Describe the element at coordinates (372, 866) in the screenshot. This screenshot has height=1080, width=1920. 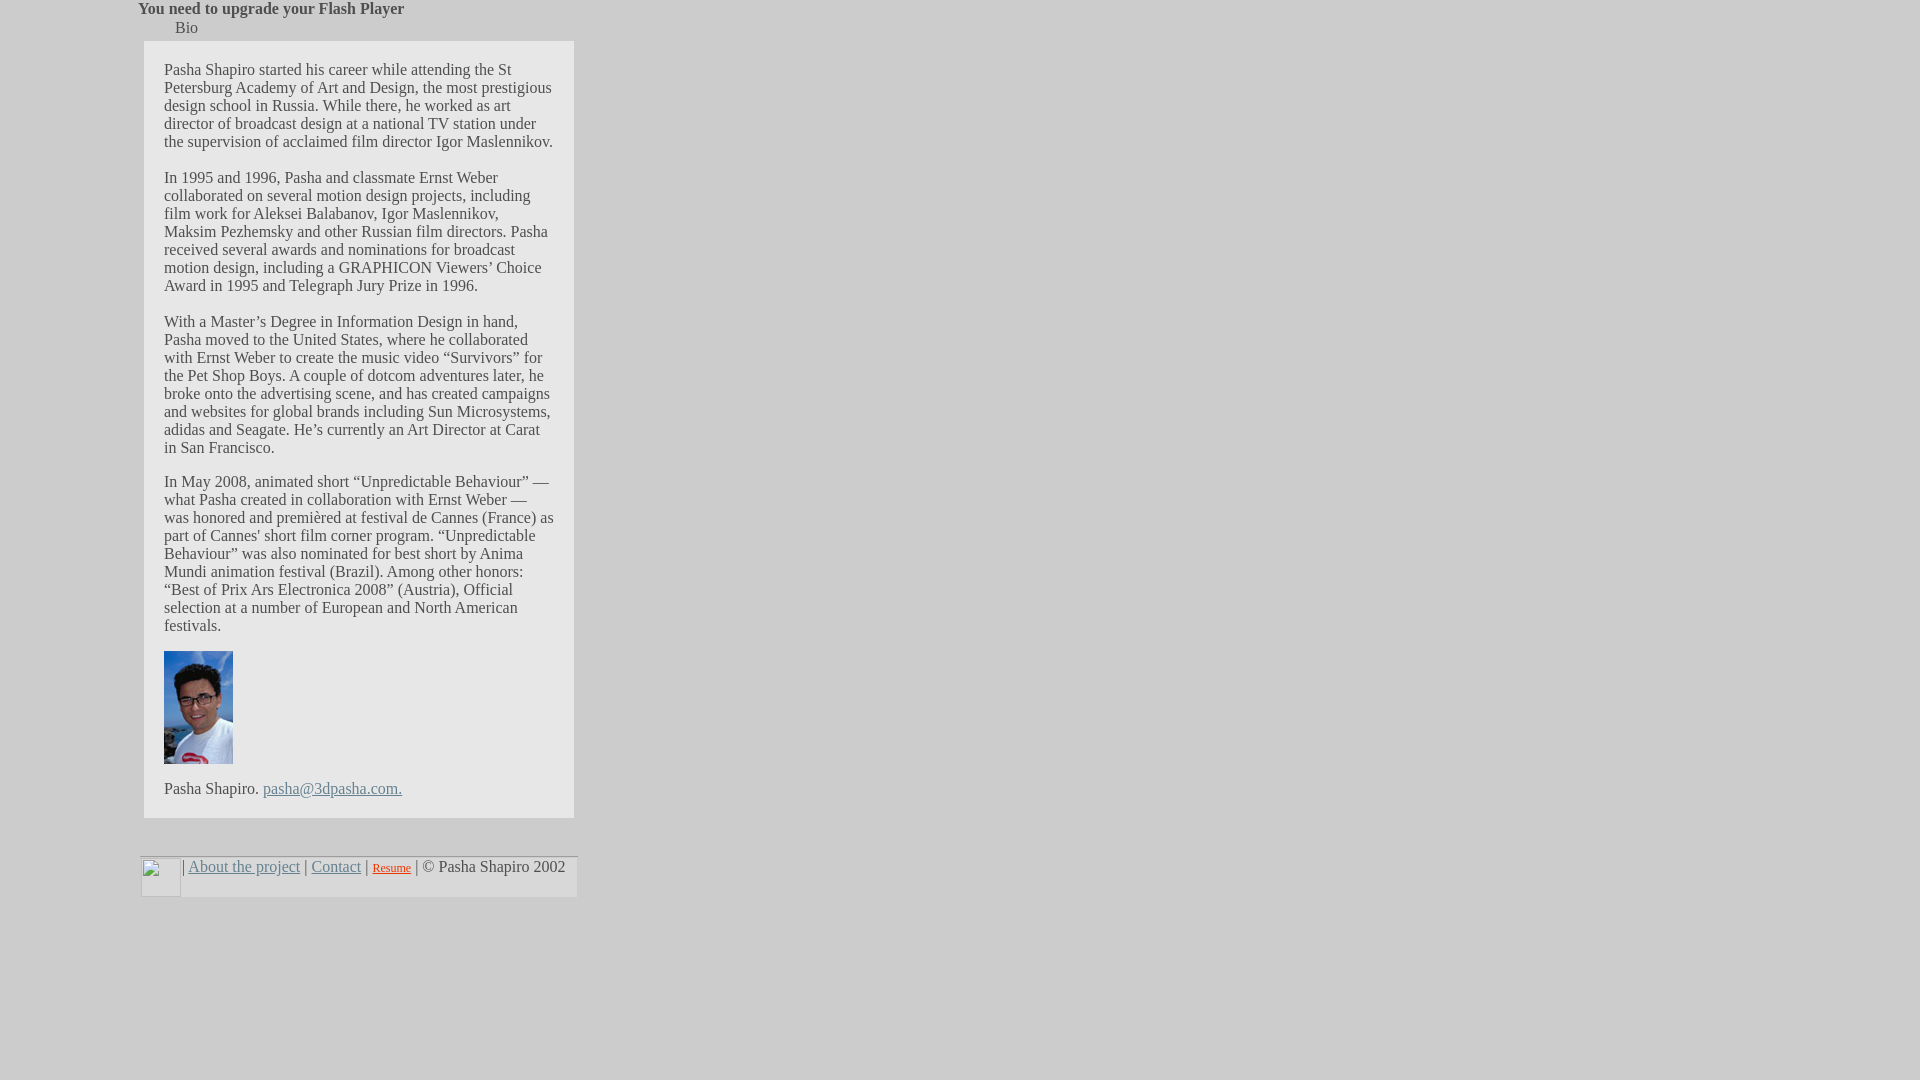
I see `'Resume'` at that location.